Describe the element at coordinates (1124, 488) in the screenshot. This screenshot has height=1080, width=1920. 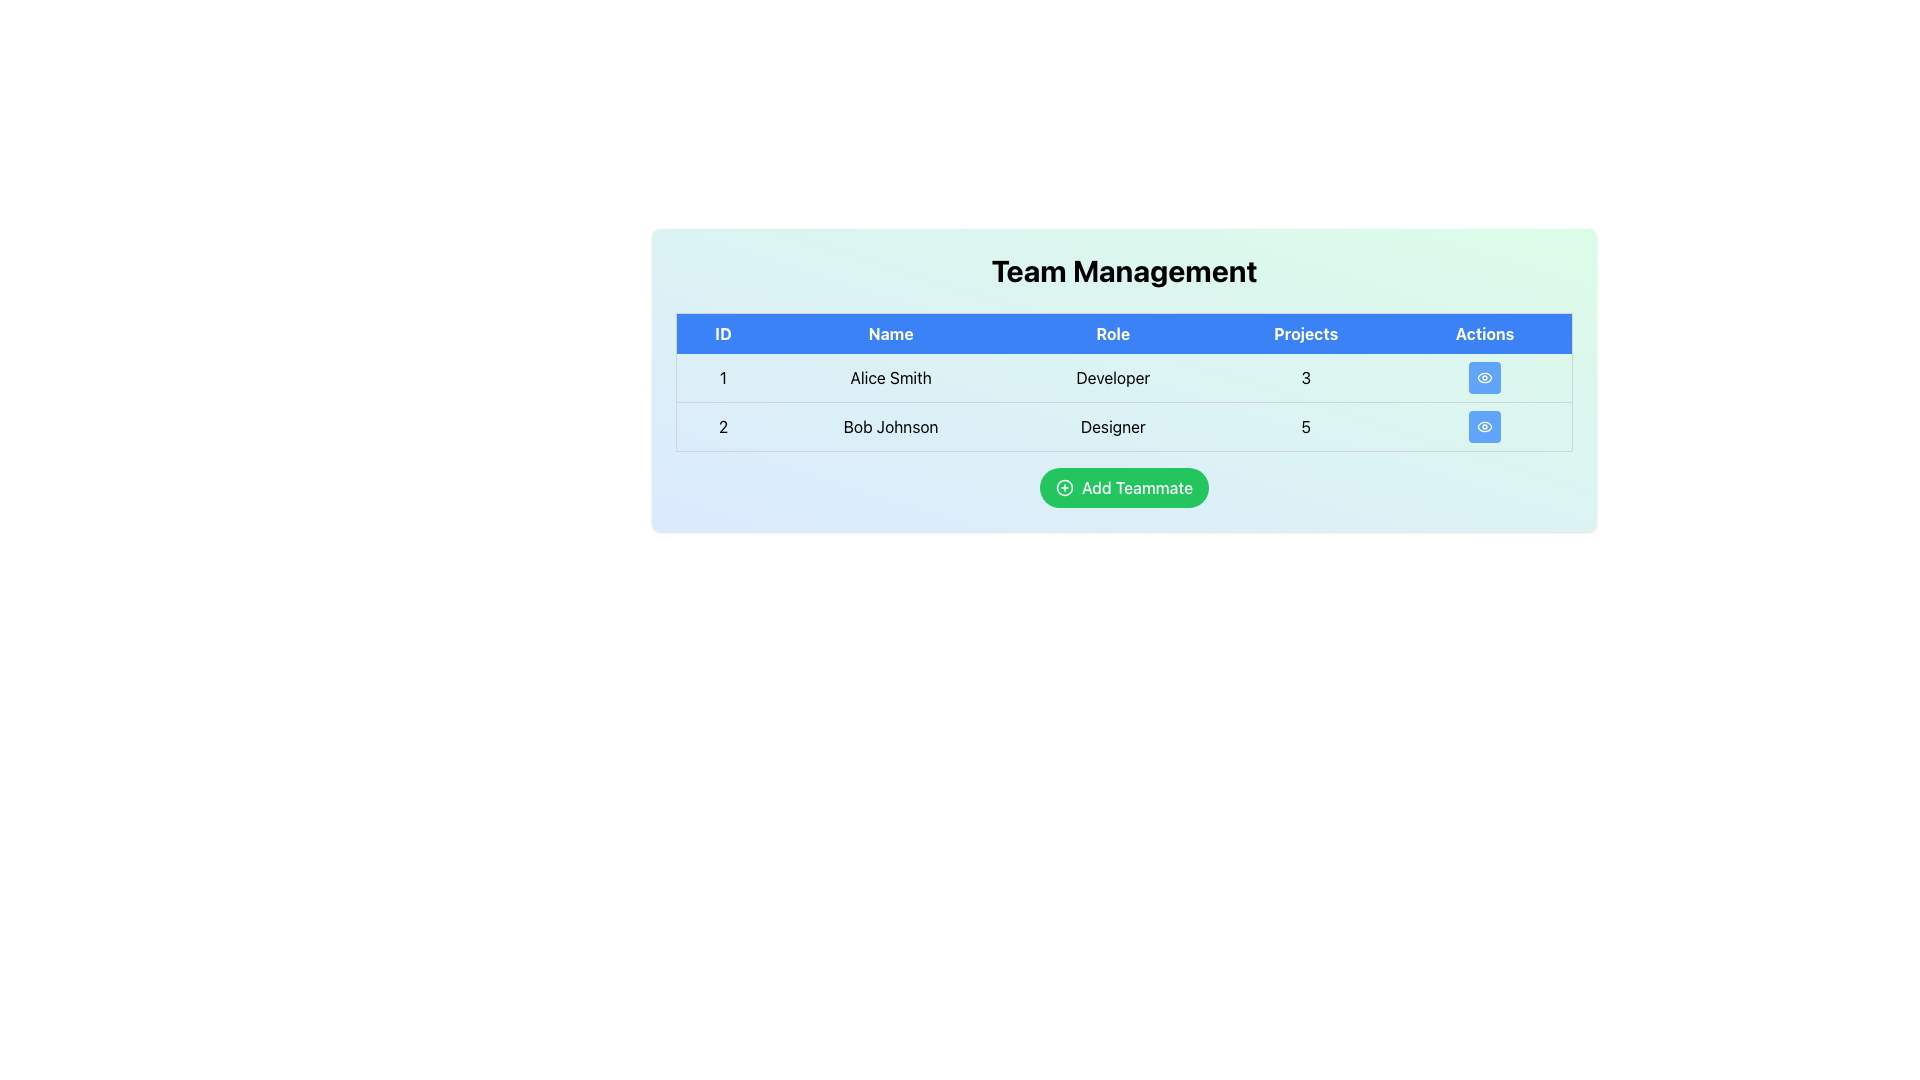
I see `the rounded rectangular button with a green background and white text reading 'Add Teammate'` at that location.